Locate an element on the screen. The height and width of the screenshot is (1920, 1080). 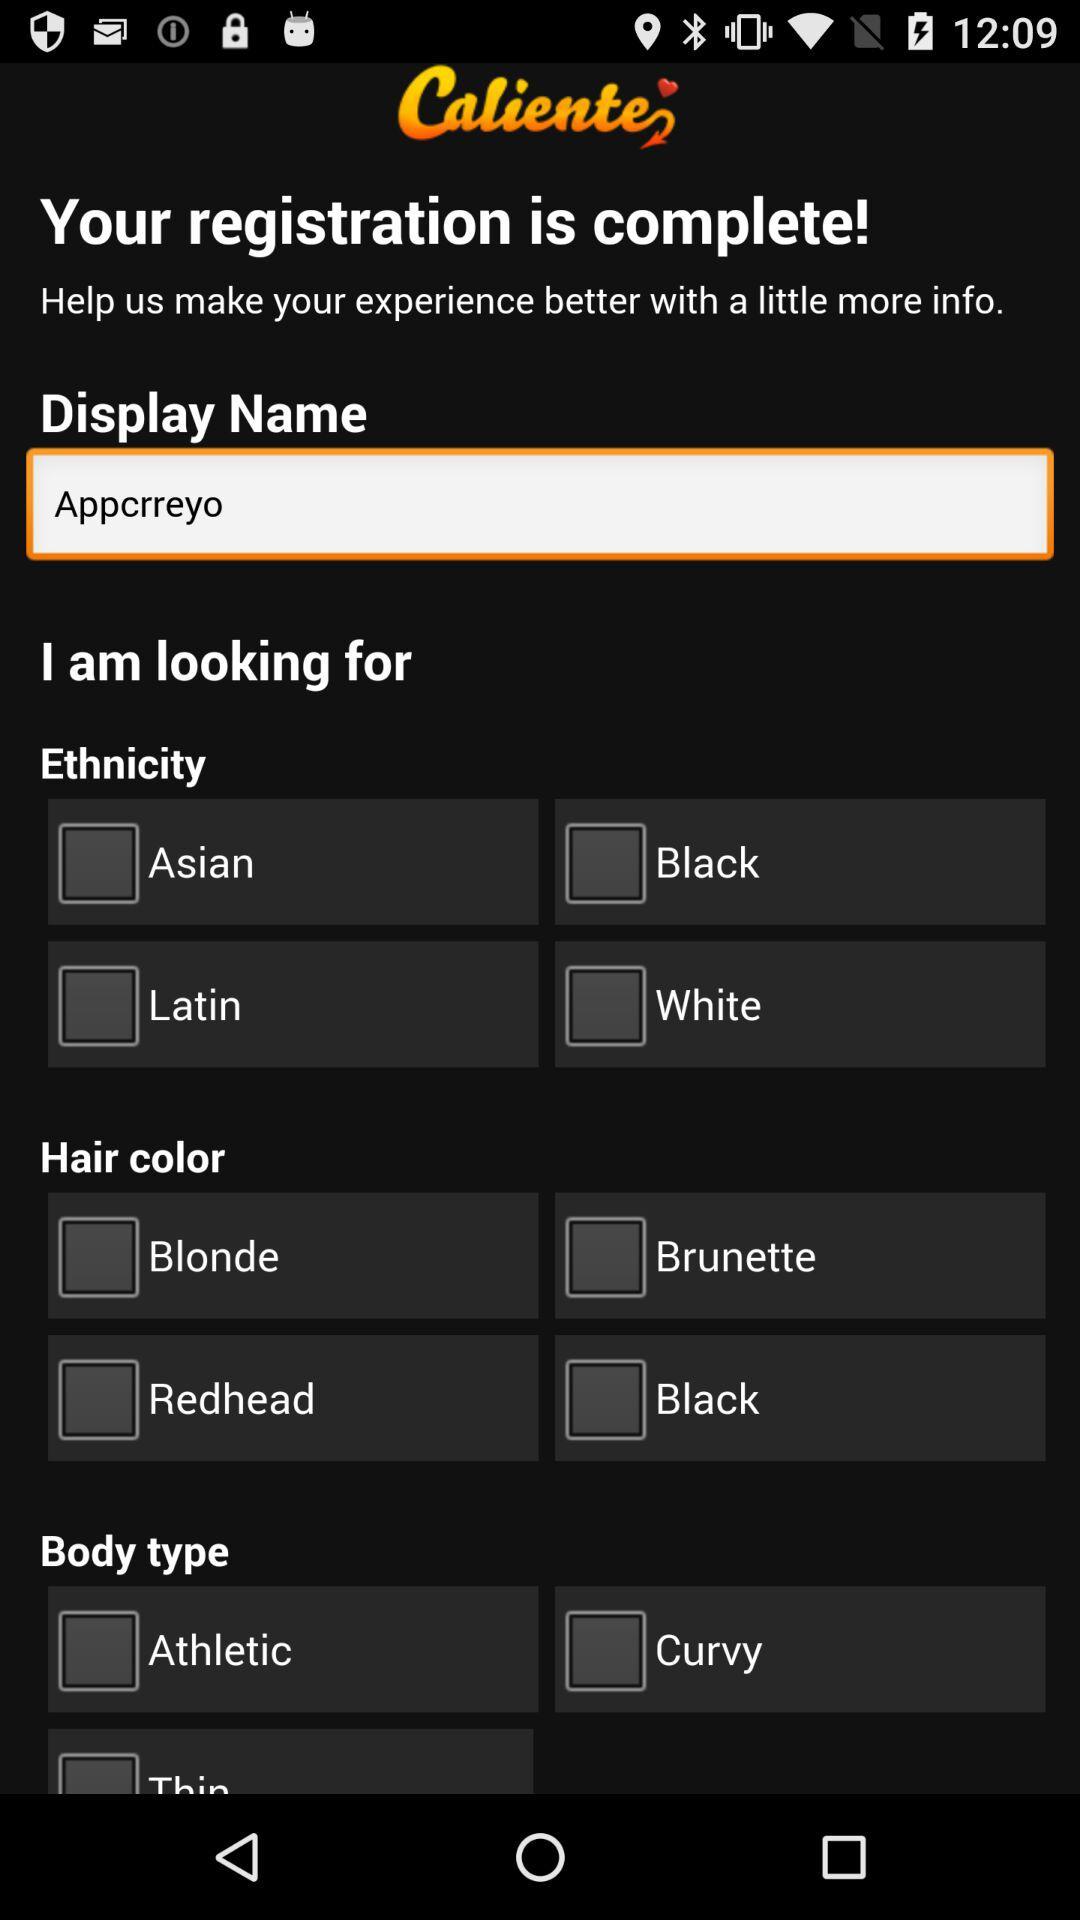
the check box  block is located at coordinates (799, 862).